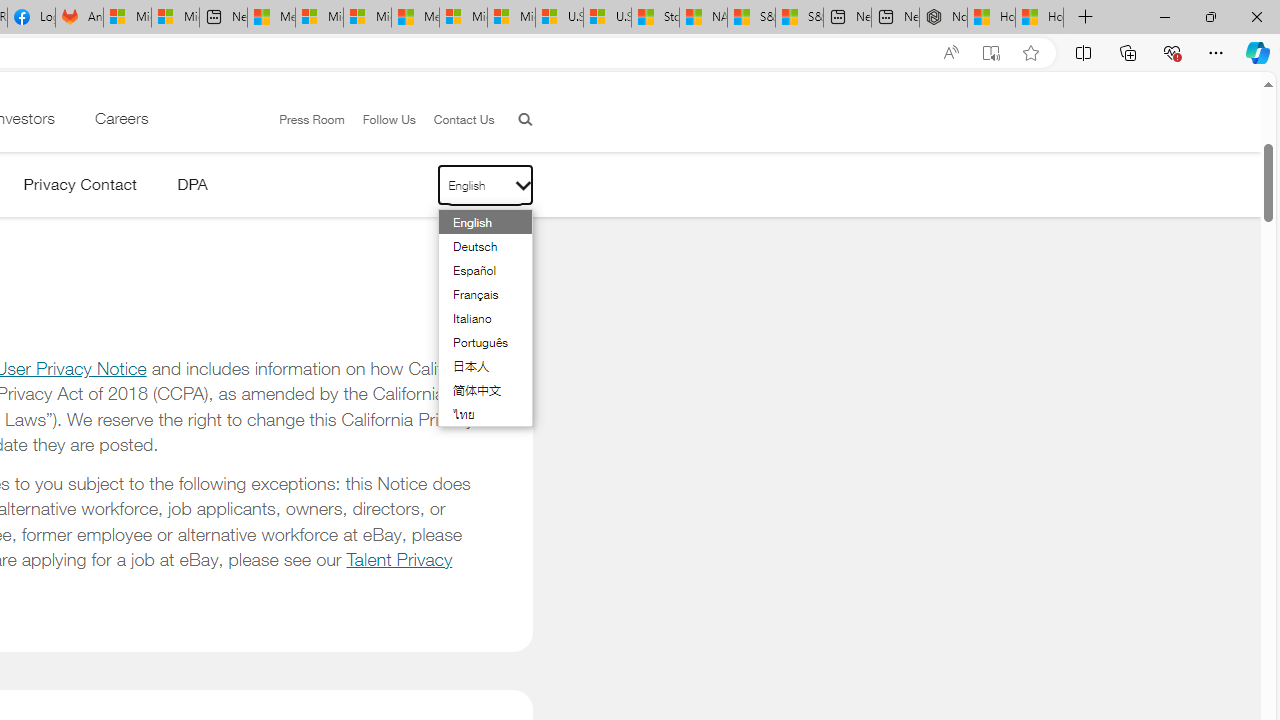 This screenshot has width=1280, height=720. I want to click on 'DPA', so click(192, 188).